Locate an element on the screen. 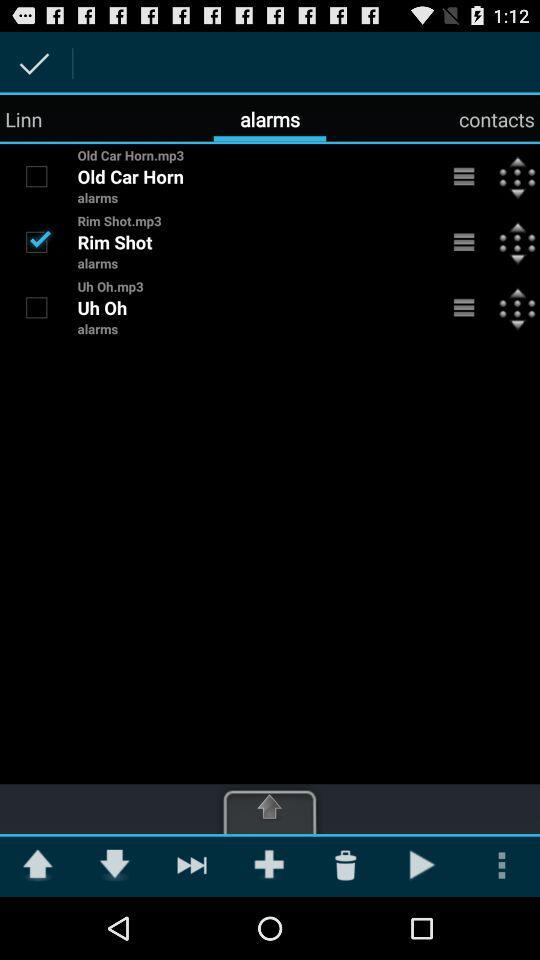  click for more options is located at coordinates (464, 307).